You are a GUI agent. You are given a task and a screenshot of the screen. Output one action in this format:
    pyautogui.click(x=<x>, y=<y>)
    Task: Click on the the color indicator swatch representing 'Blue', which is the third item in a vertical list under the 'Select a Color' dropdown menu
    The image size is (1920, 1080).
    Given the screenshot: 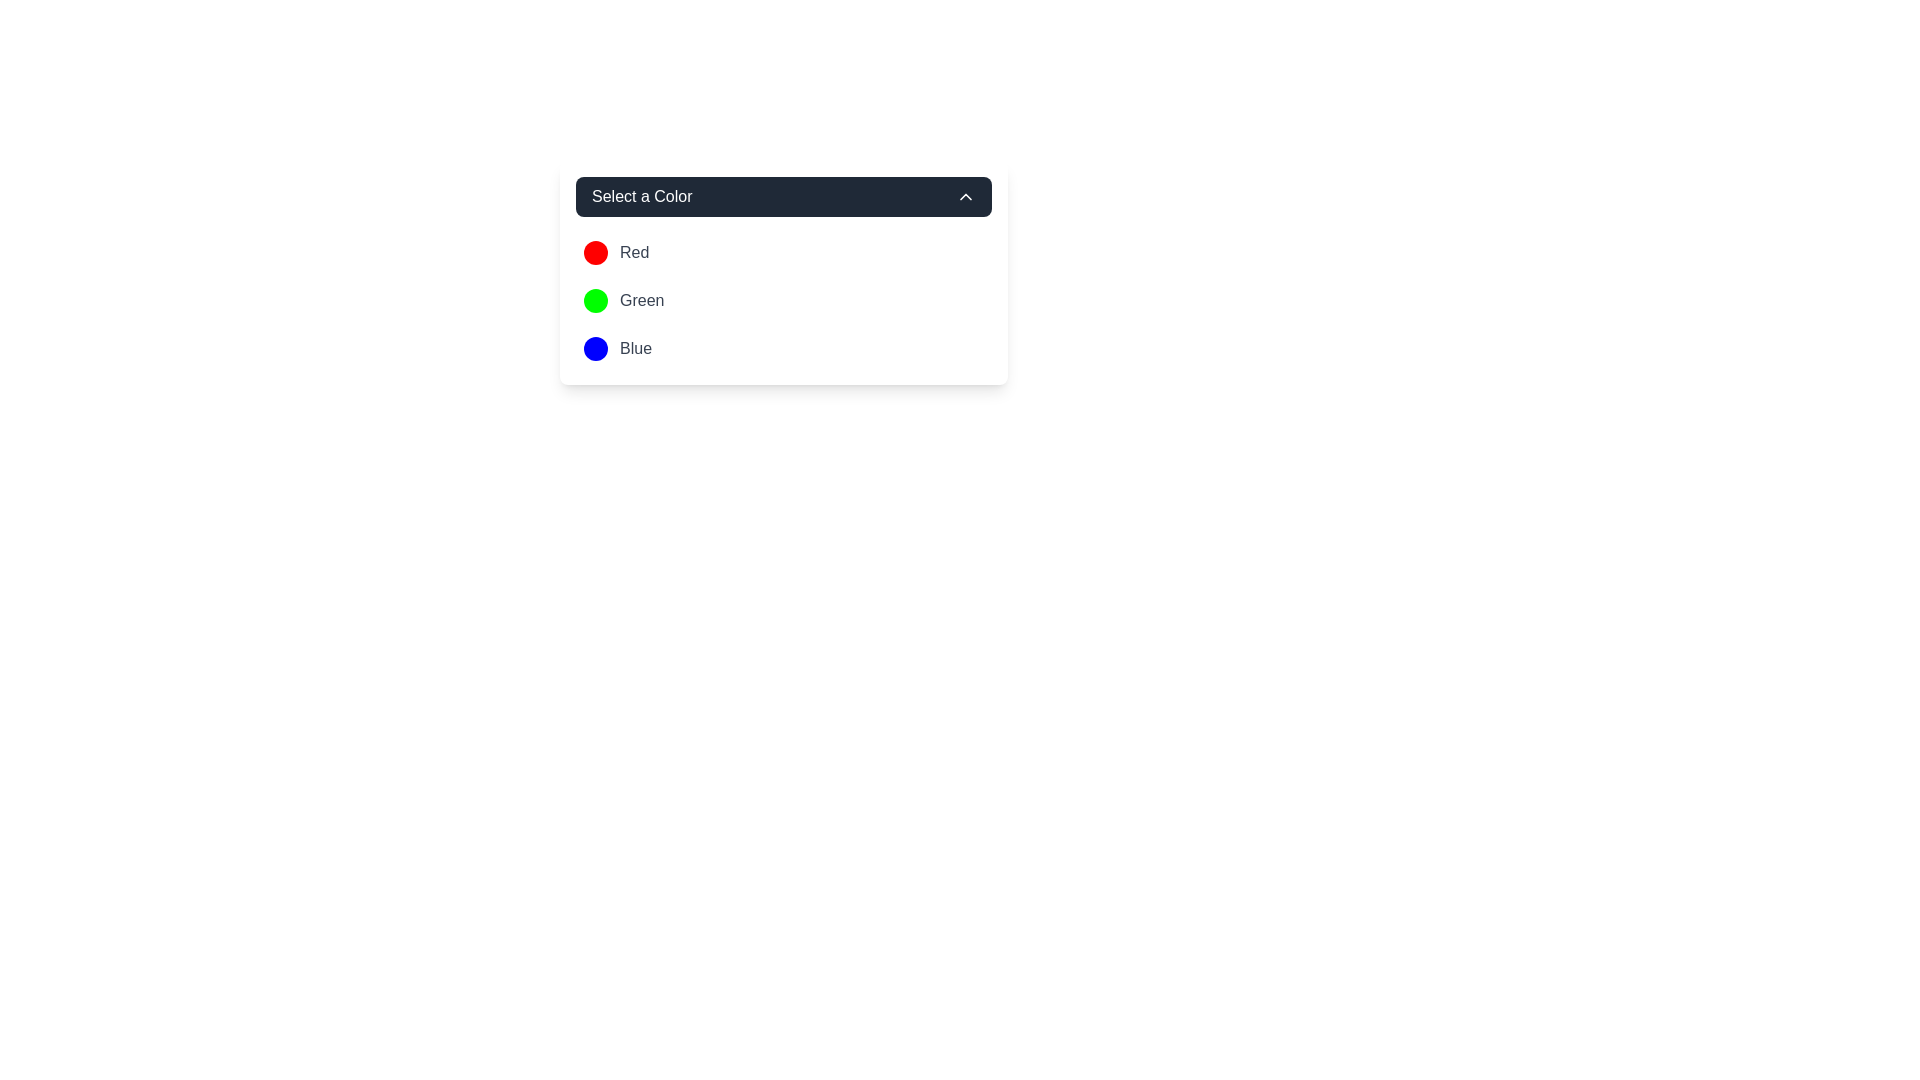 What is the action you would take?
    pyautogui.click(x=594, y=347)
    